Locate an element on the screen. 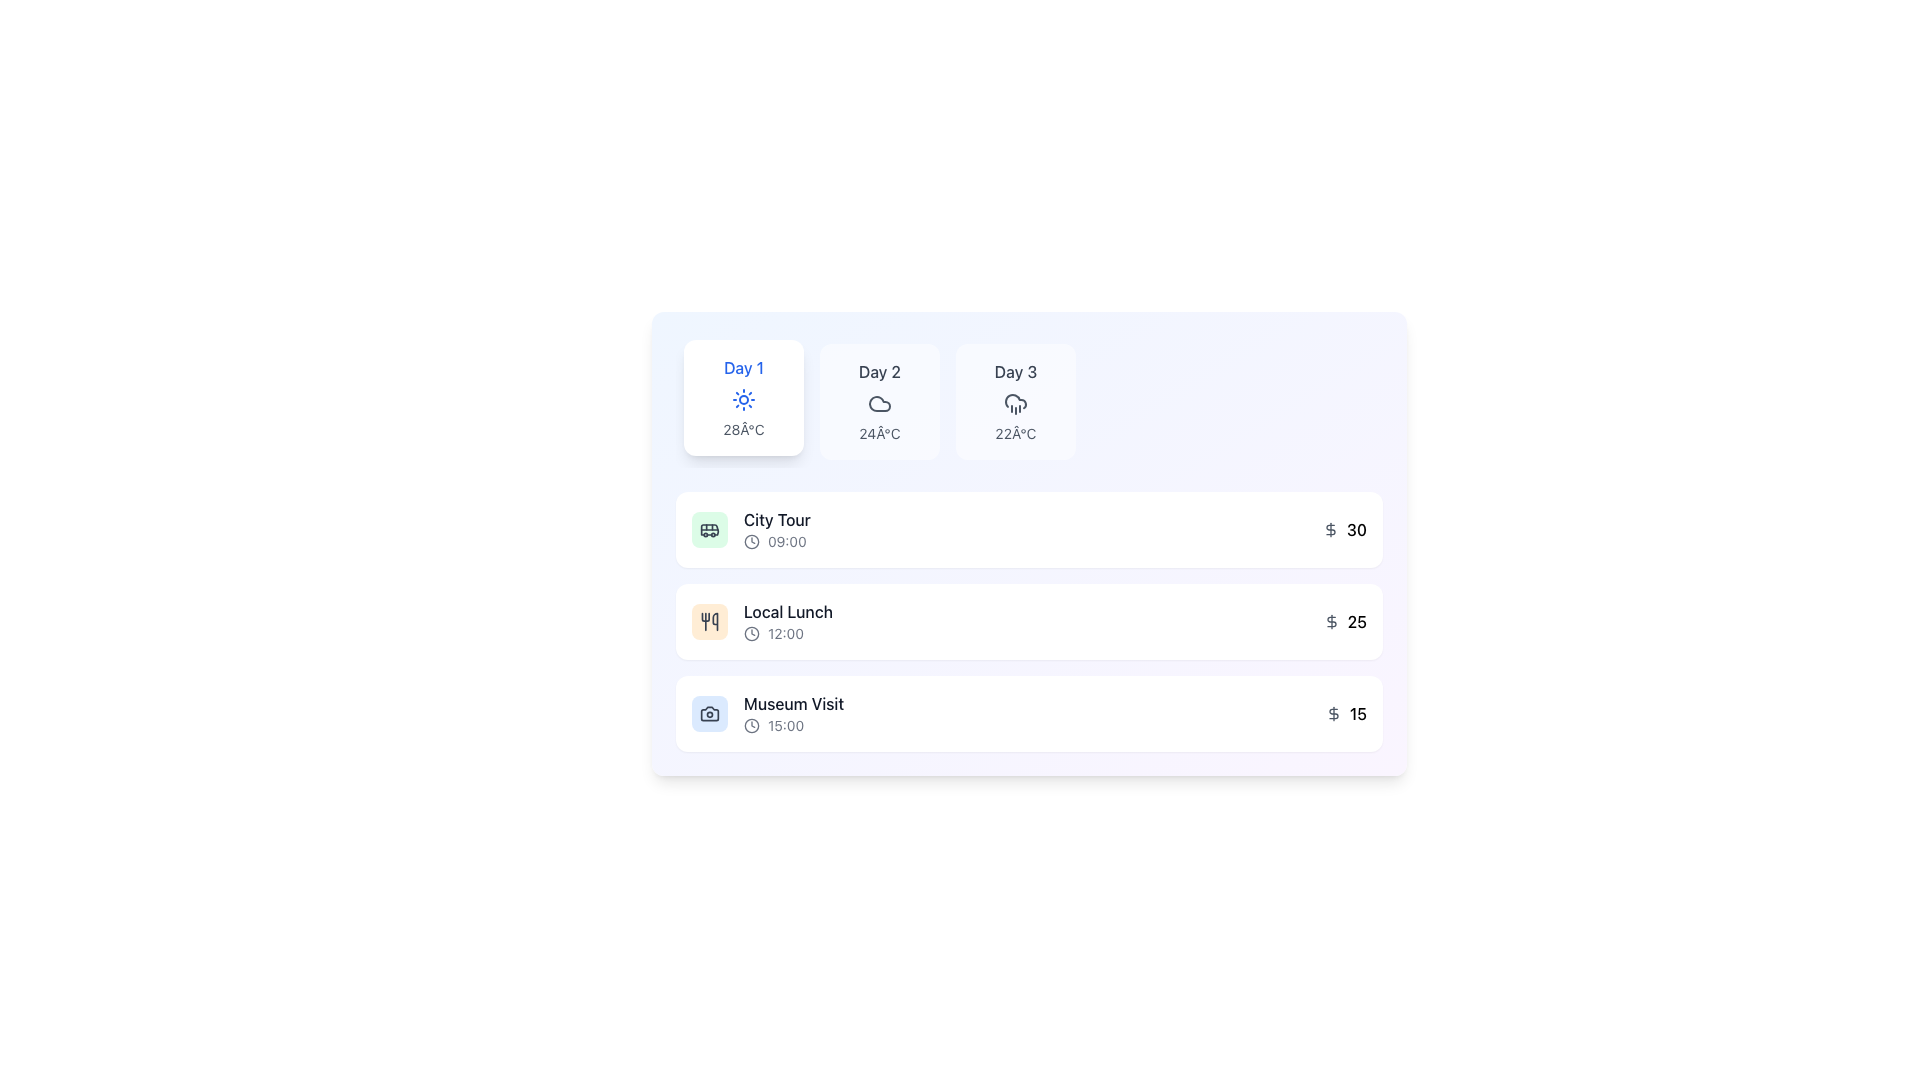  the gray dollar sign icon located to the left of the number '30' in the pricing row for 'City Tour' is located at coordinates (1330, 528).